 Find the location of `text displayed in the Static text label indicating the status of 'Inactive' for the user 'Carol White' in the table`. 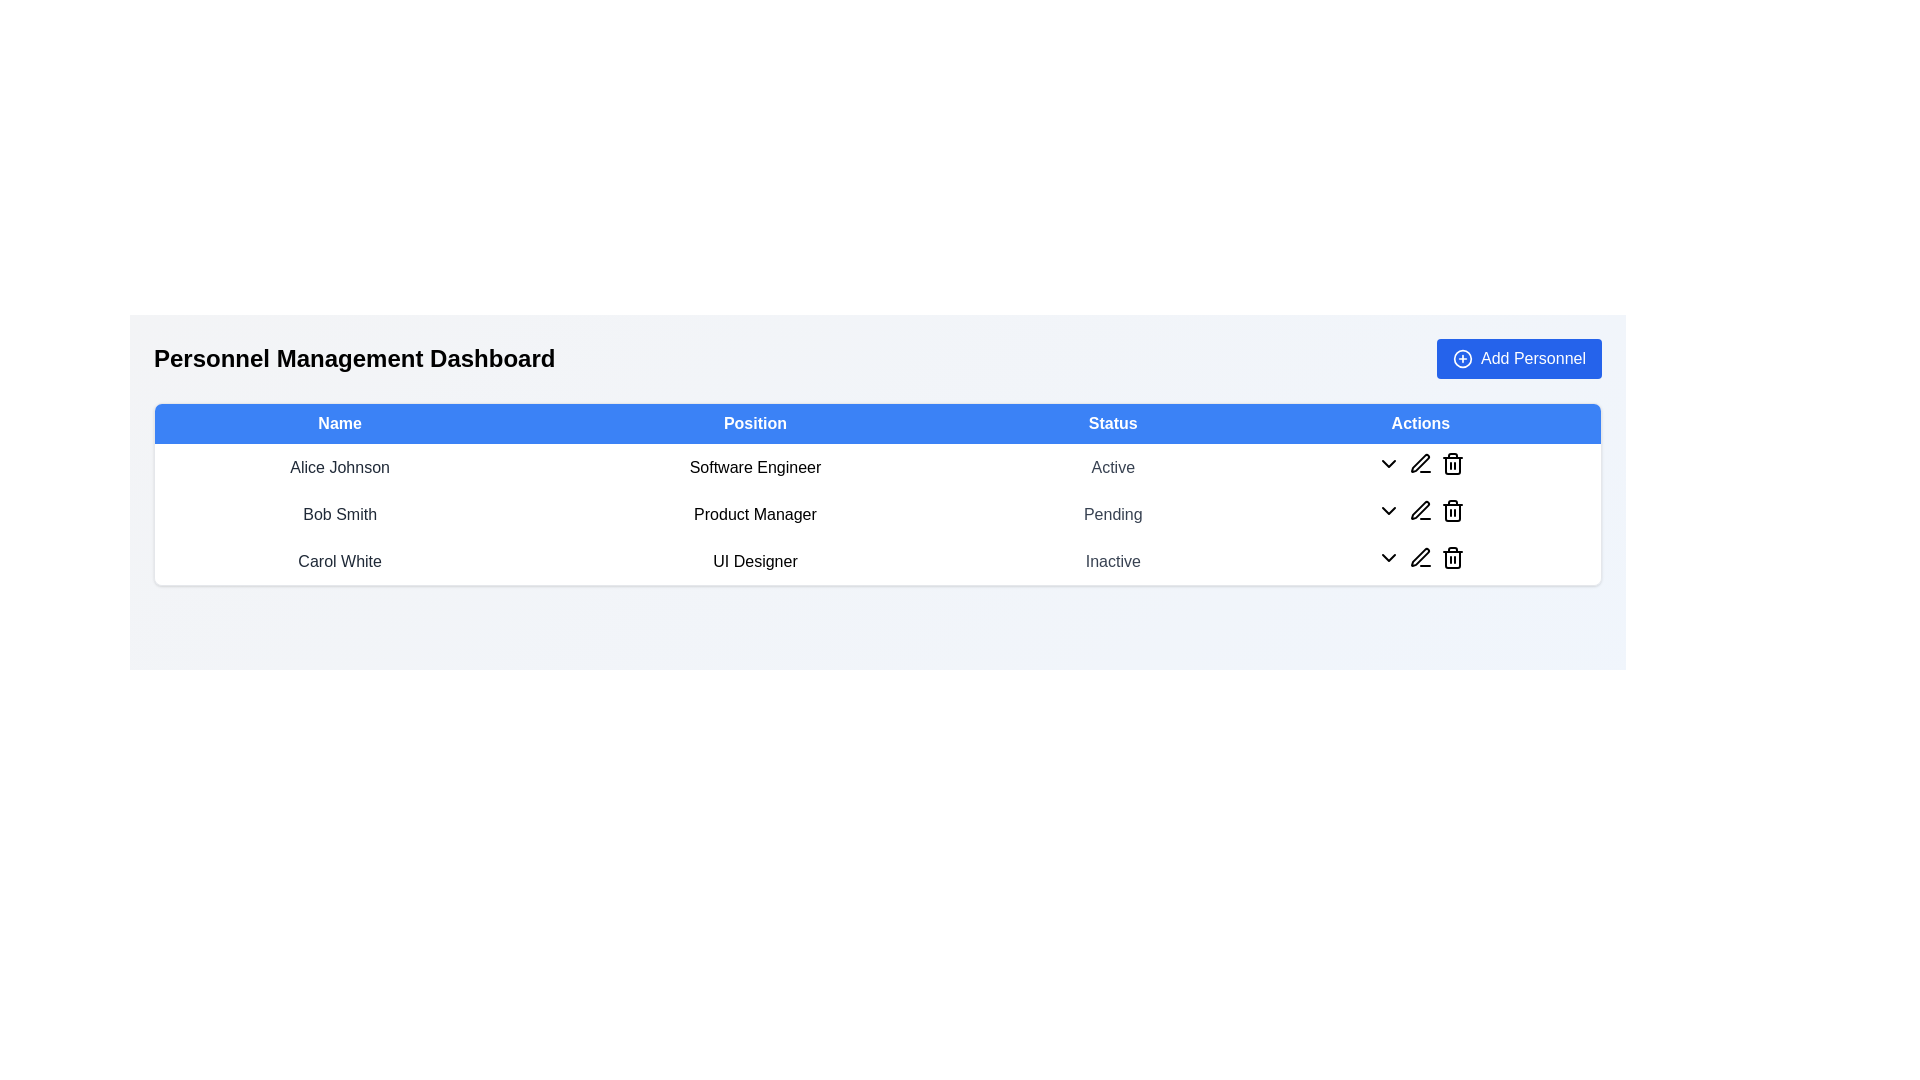

text displayed in the Static text label indicating the status of 'Inactive' for the user 'Carol White' in the table is located at coordinates (1112, 561).